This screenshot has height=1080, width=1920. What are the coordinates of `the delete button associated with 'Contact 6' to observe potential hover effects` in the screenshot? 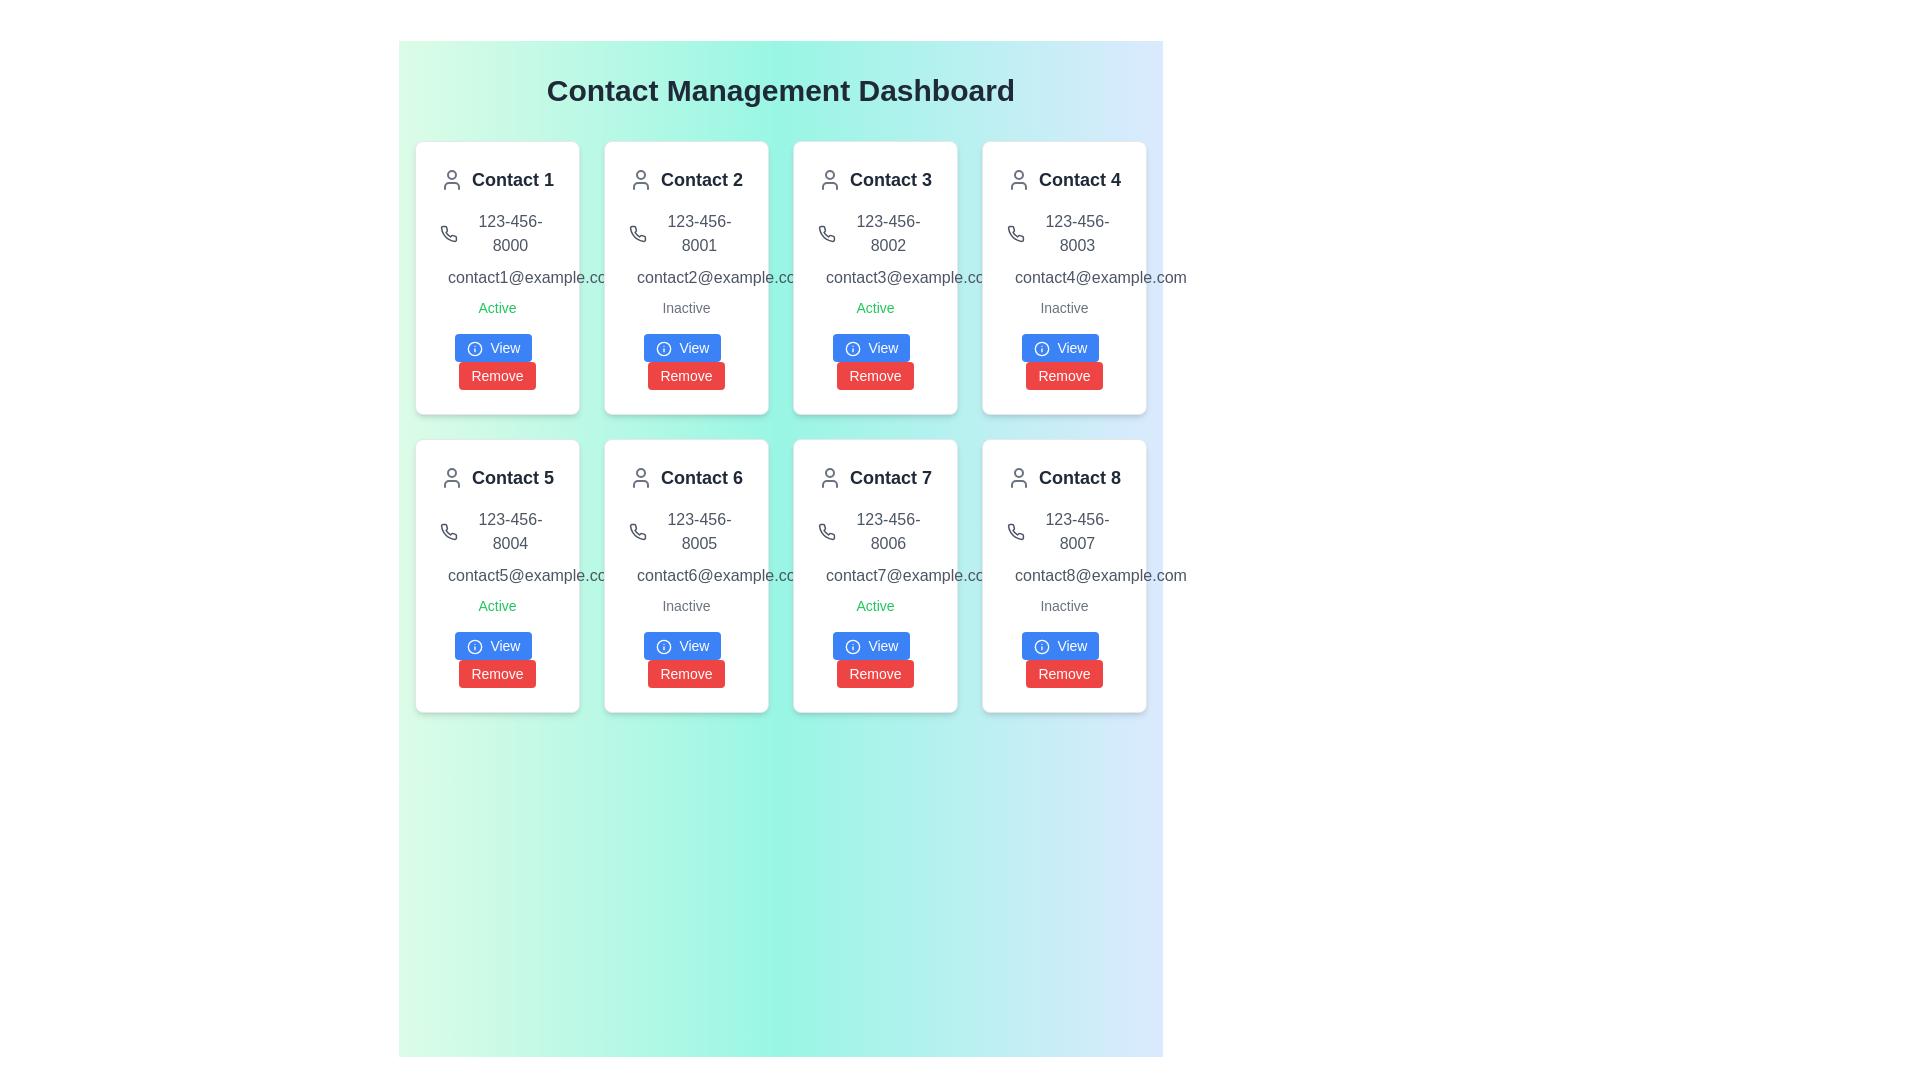 It's located at (686, 674).